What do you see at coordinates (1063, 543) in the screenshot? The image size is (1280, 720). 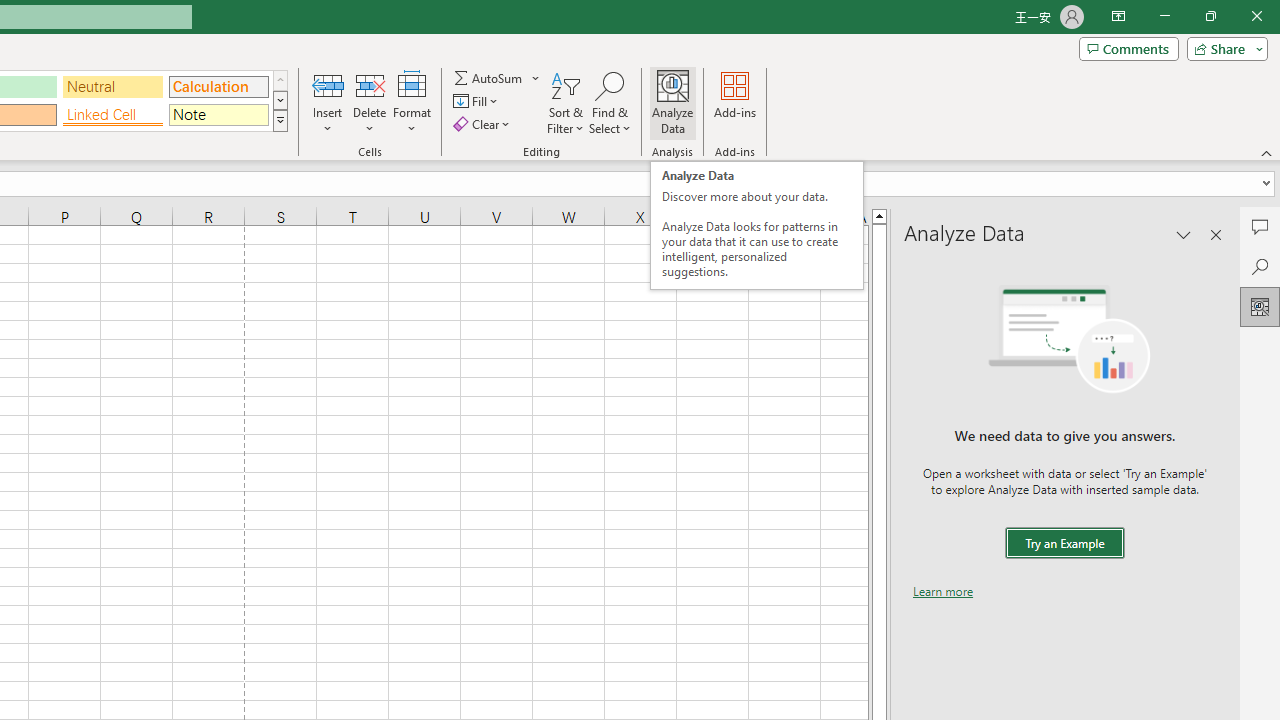 I see `'We need data to give you answers. Try an Example'` at bounding box center [1063, 543].